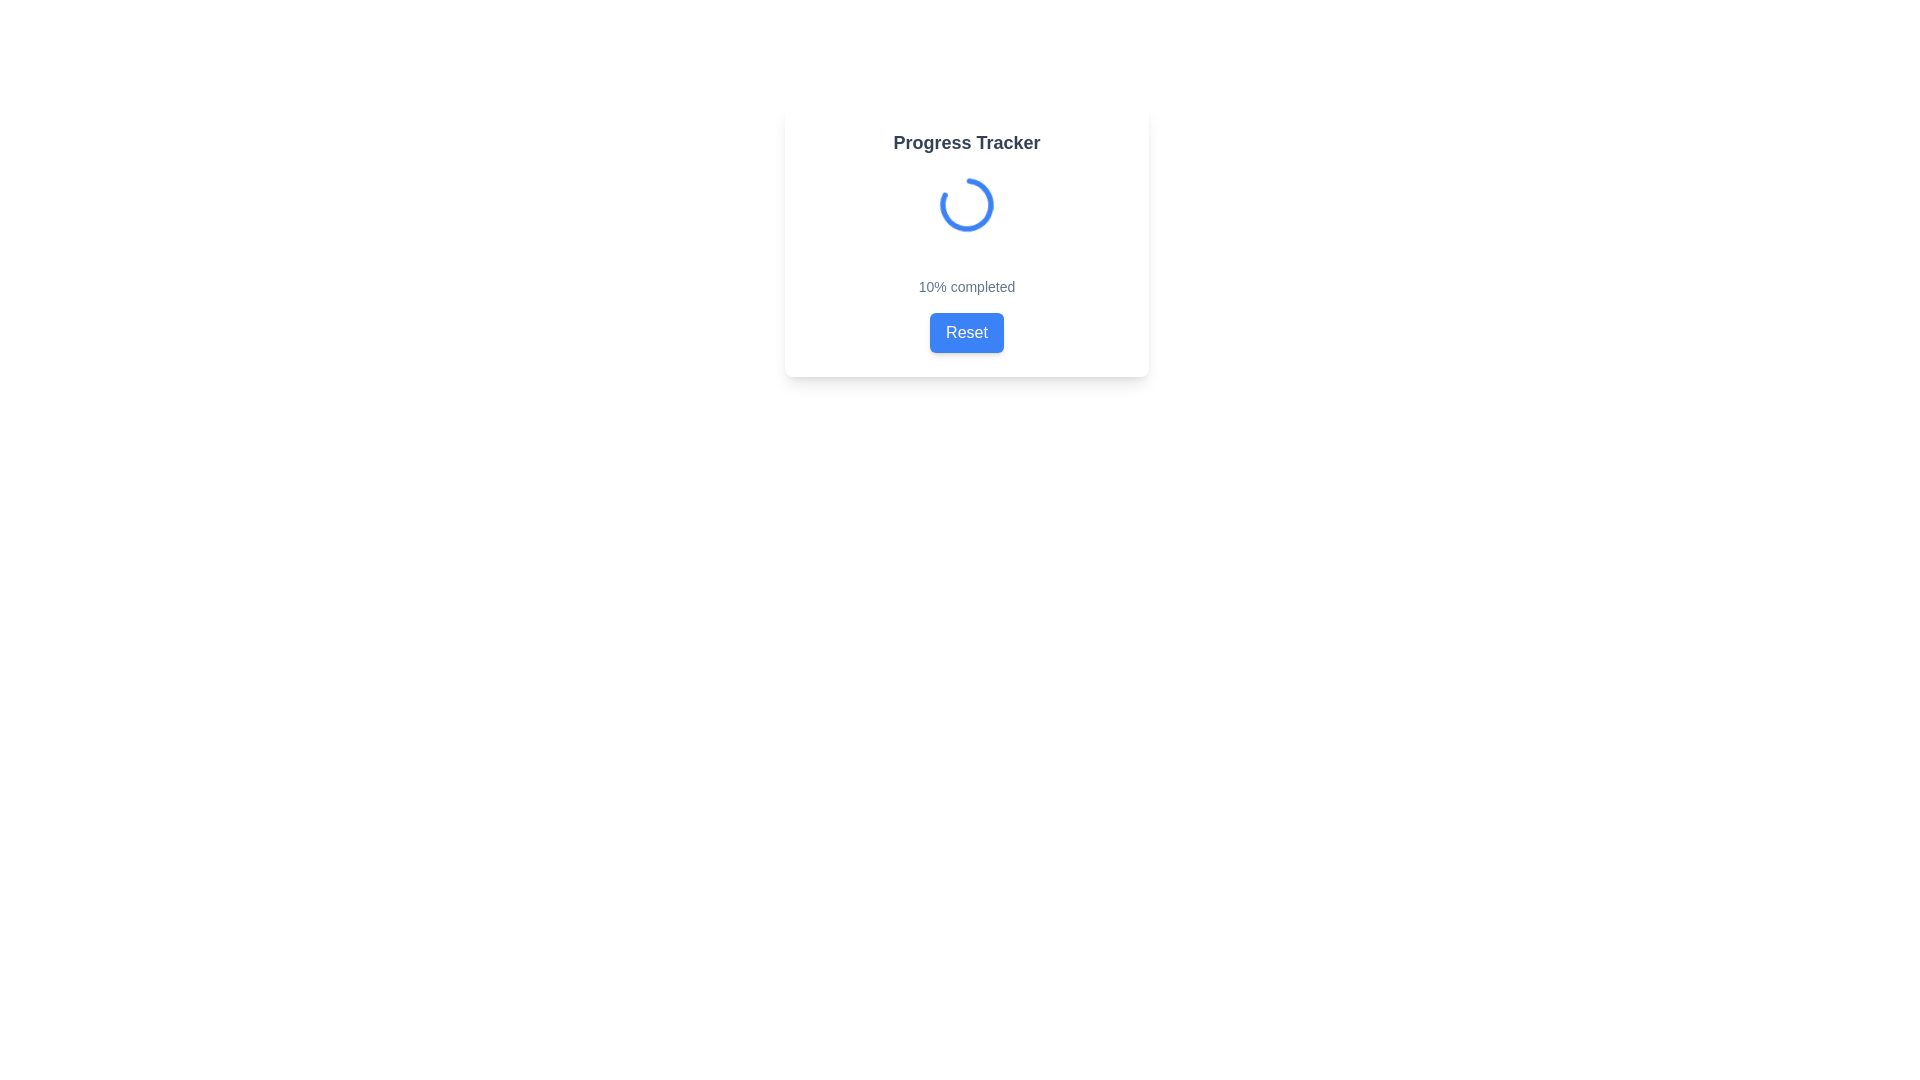  I want to click on the 'Progress Tracker' text label which is bold, larger in font size, and displayed in dark slate color, located at the top of the card layout, so click(966, 141).